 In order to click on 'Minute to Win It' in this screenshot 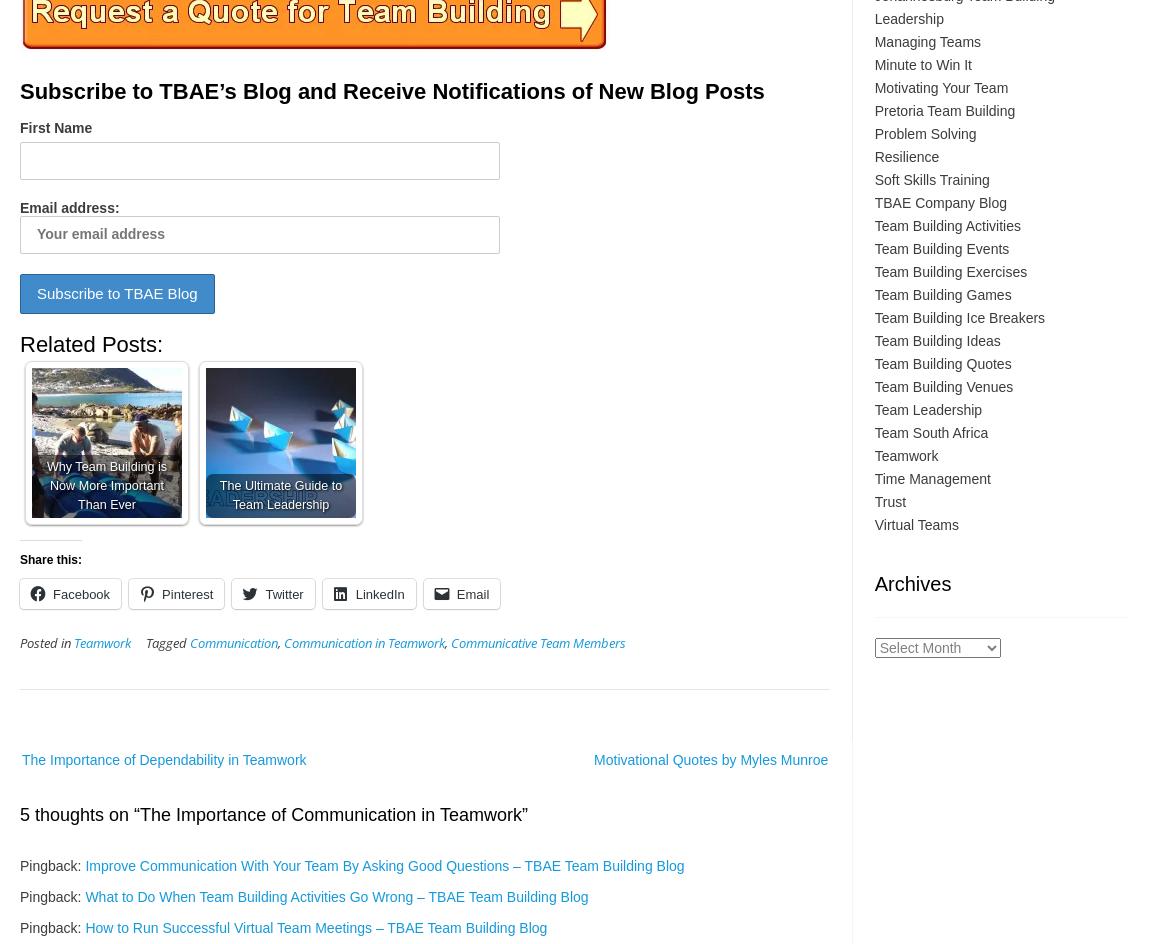, I will do `click(922, 63)`.